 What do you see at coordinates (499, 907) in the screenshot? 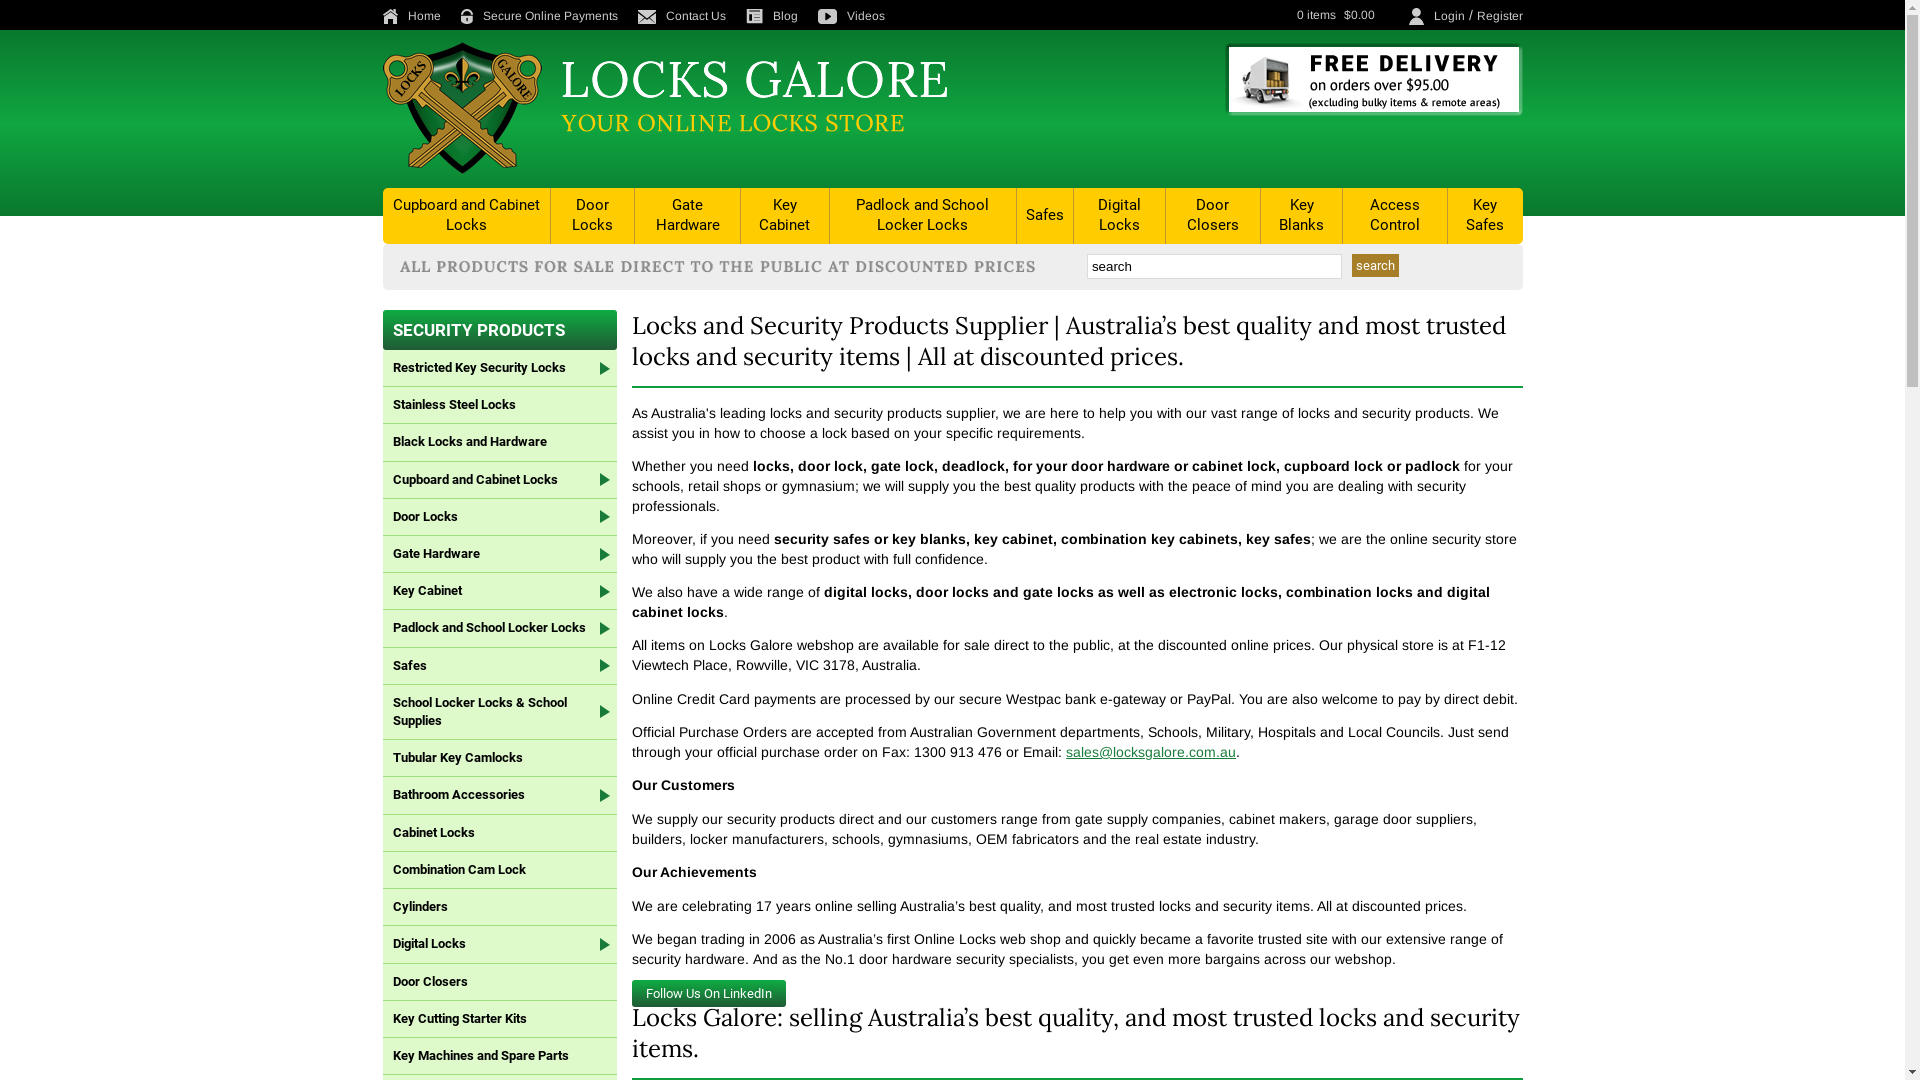
I see `'Cylinders'` at bounding box center [499, 907].